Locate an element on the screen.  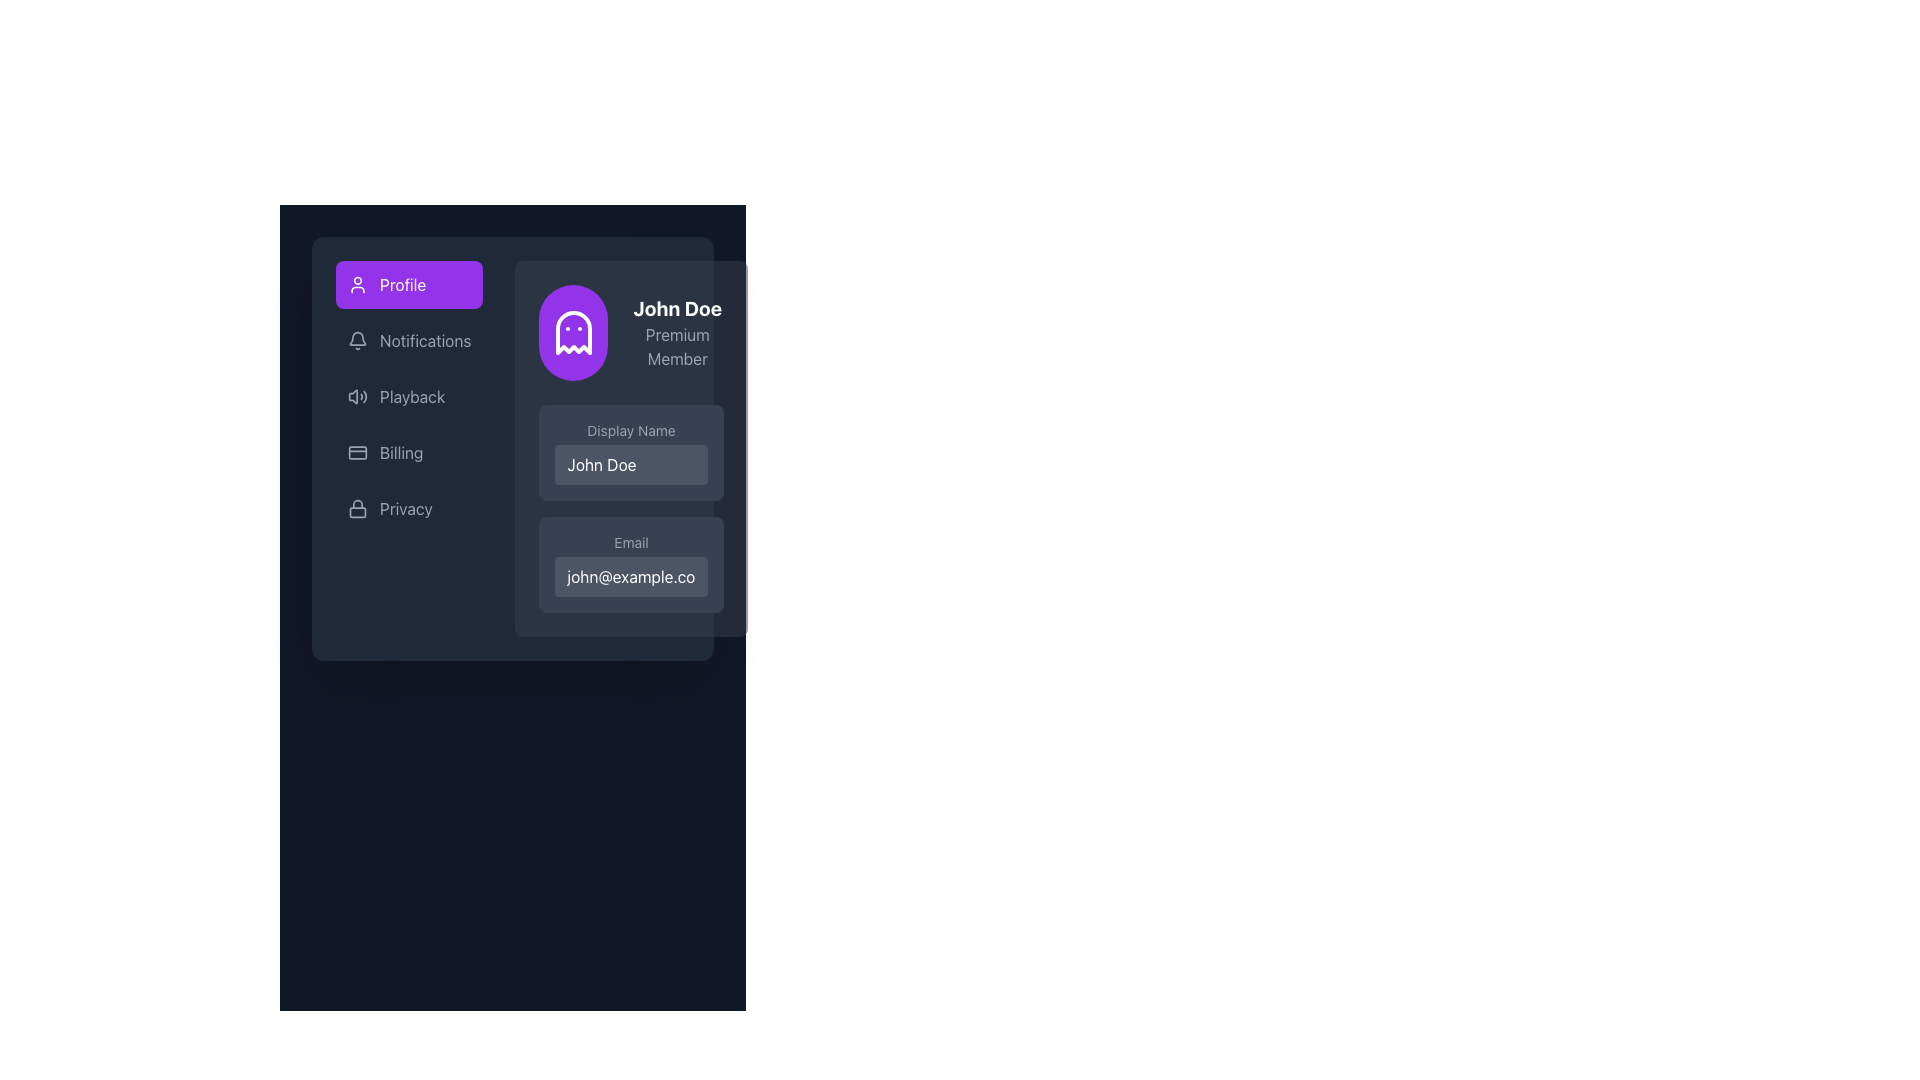
the decorative SVG icon representing the user's profile, located centrally within a purple circular background to the left of the text 'John Doe Premium Member' is located at coordinates (572, 331).